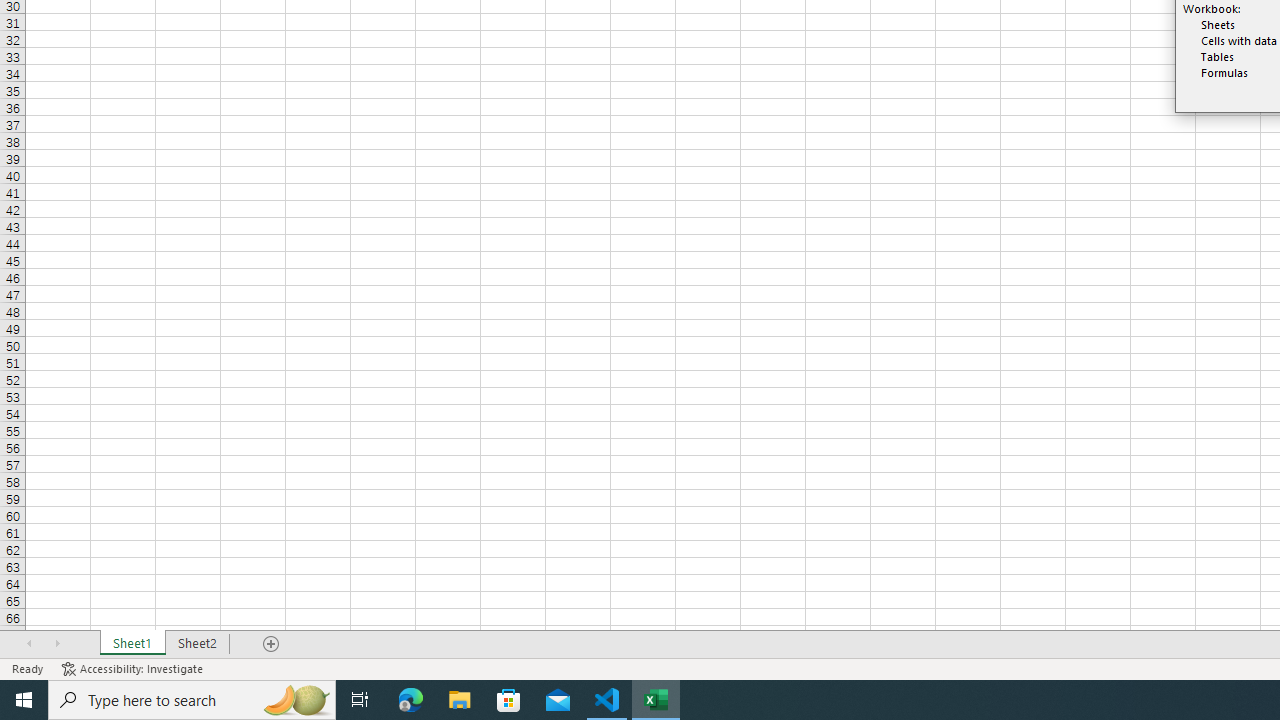 This screenshot has height=720, width=1280. What do you see at coordinates (606, 698) in the screenshot?
I see `'Visual Studio Code - 1 running window'` at bounding box center [606, 698].